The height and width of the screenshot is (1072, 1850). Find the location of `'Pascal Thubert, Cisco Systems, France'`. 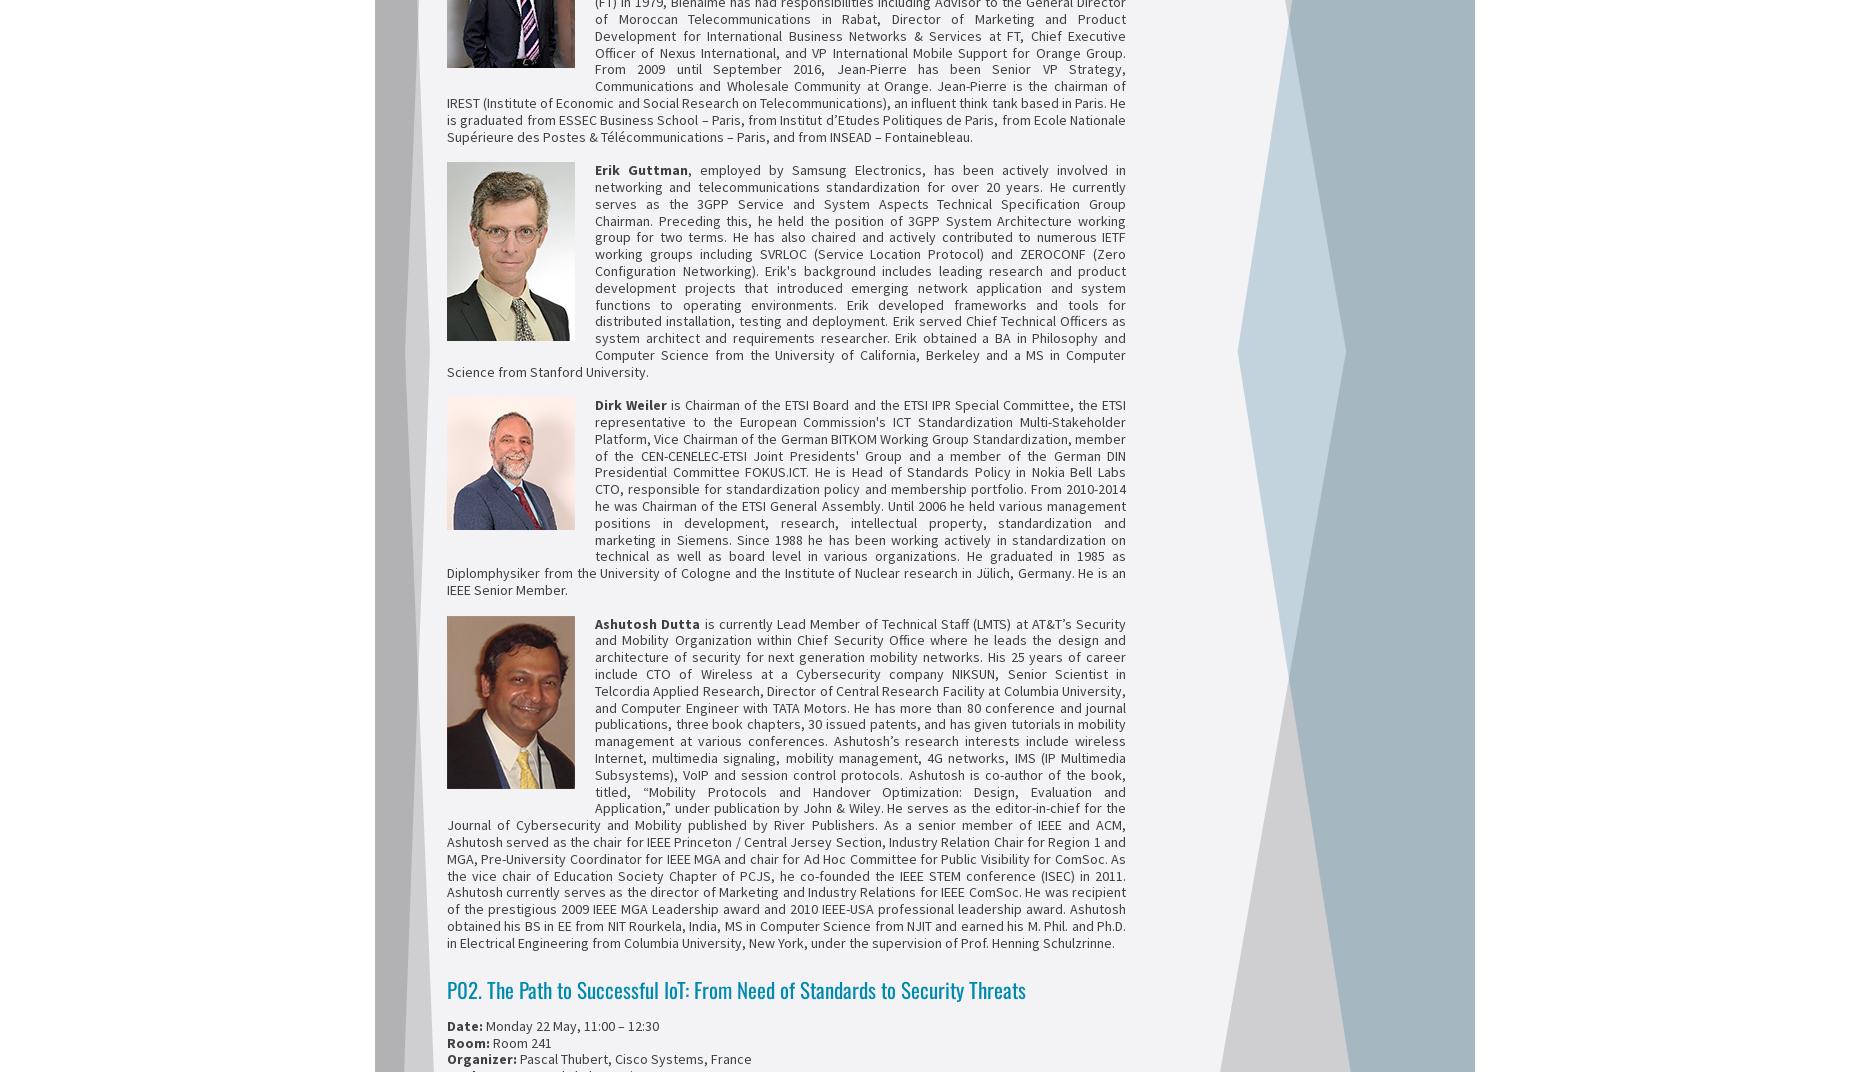

'Pascal Thubert, Cisco Systems, France' is located at coordinates (634, 1059).